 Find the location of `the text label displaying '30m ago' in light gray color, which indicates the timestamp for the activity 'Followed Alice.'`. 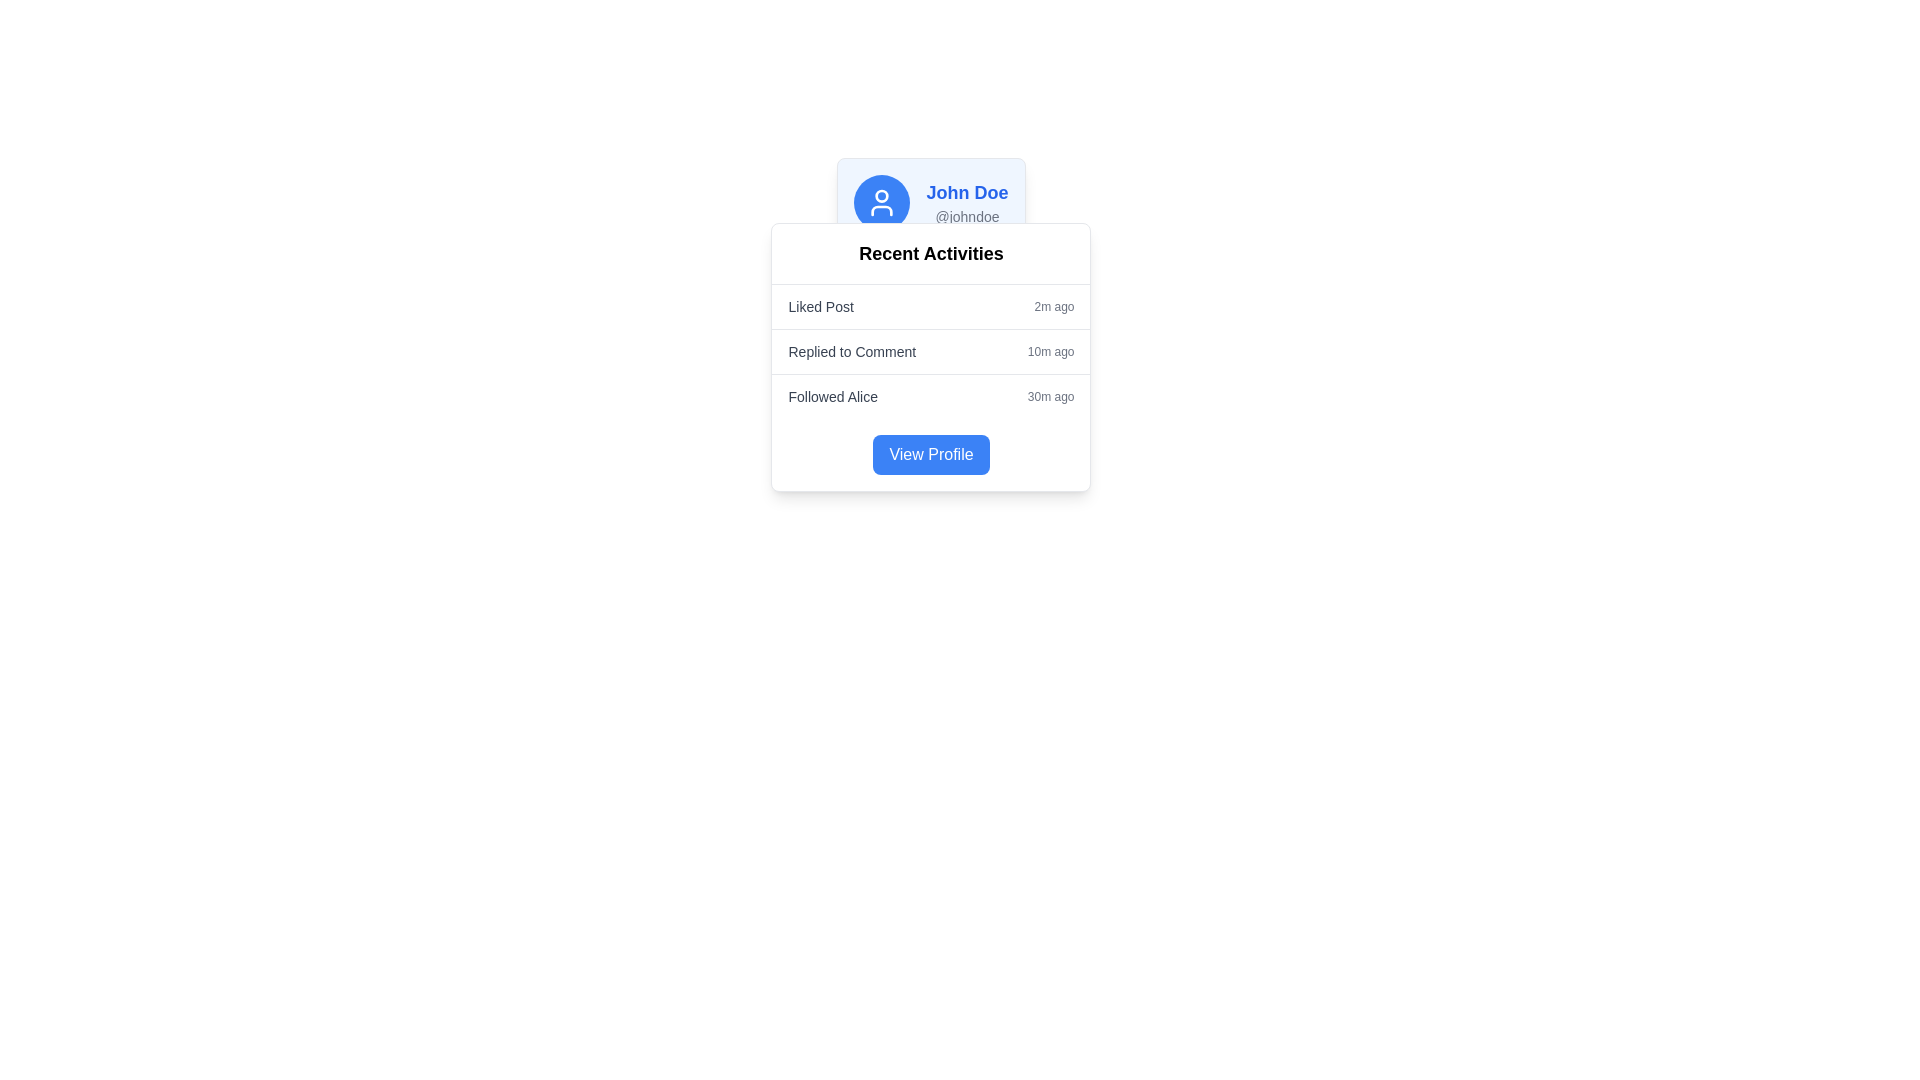

the text label displaying '30m ago' in light gray color, which indicates the timestamp for the activity 'Followed Alice.' is located at coordinates (1050, 397).